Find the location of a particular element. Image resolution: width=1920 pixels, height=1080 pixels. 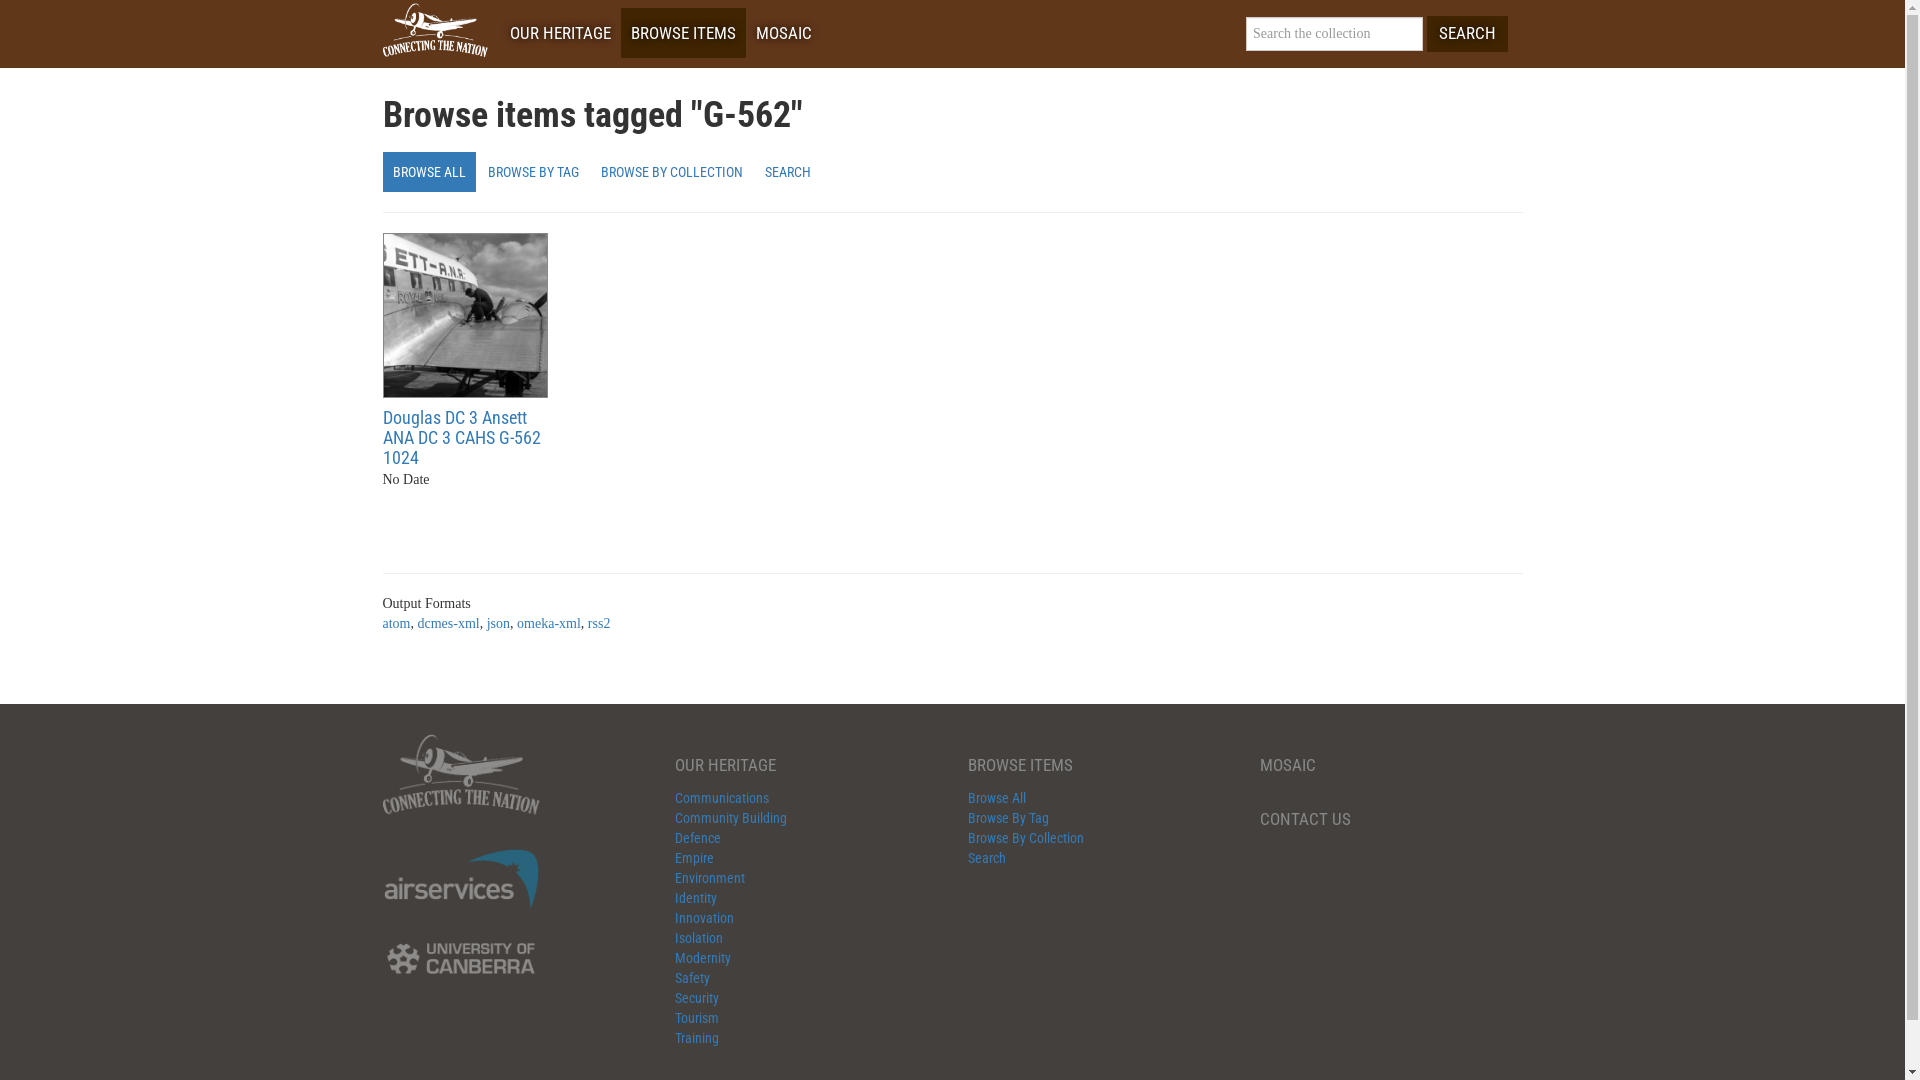

'json' is located at coordinates (498, 622).